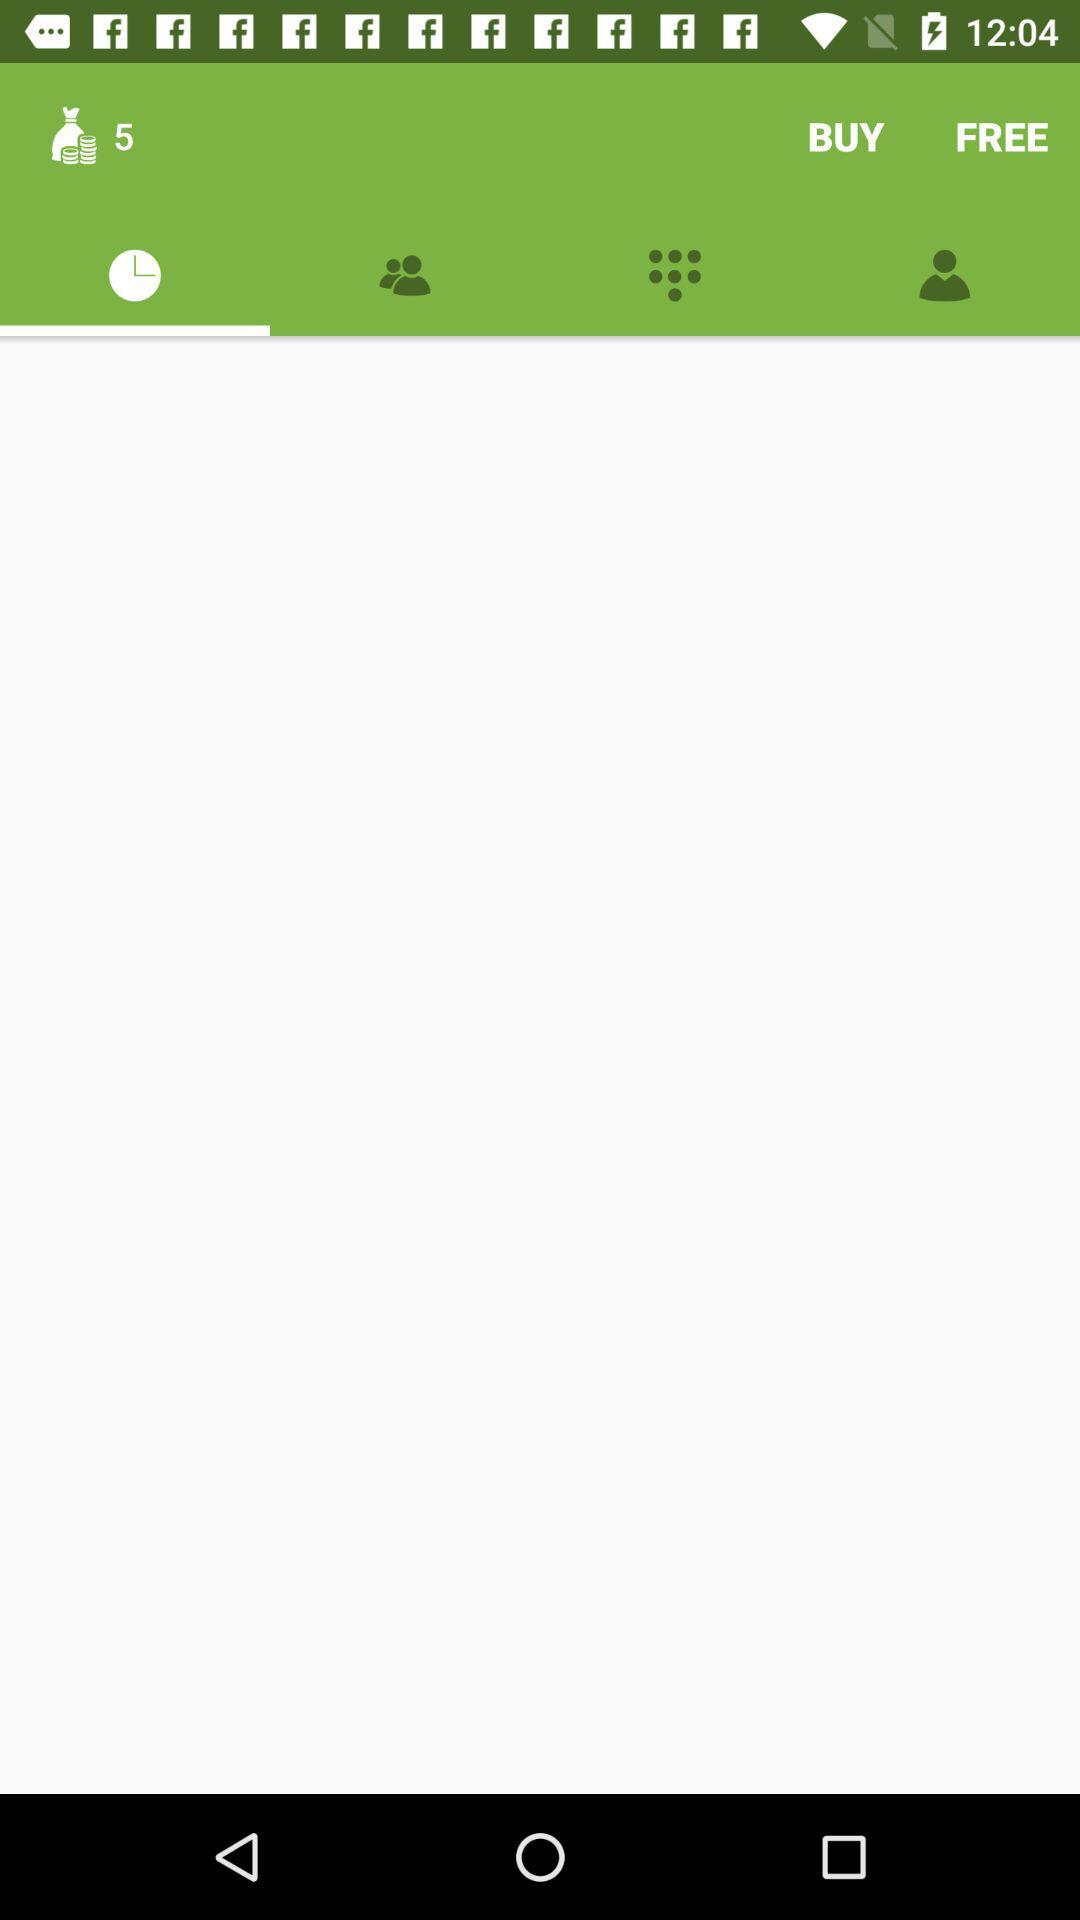  Describe the element at coordinates (1002, 135) in the screenshot. I see `free` at that location.